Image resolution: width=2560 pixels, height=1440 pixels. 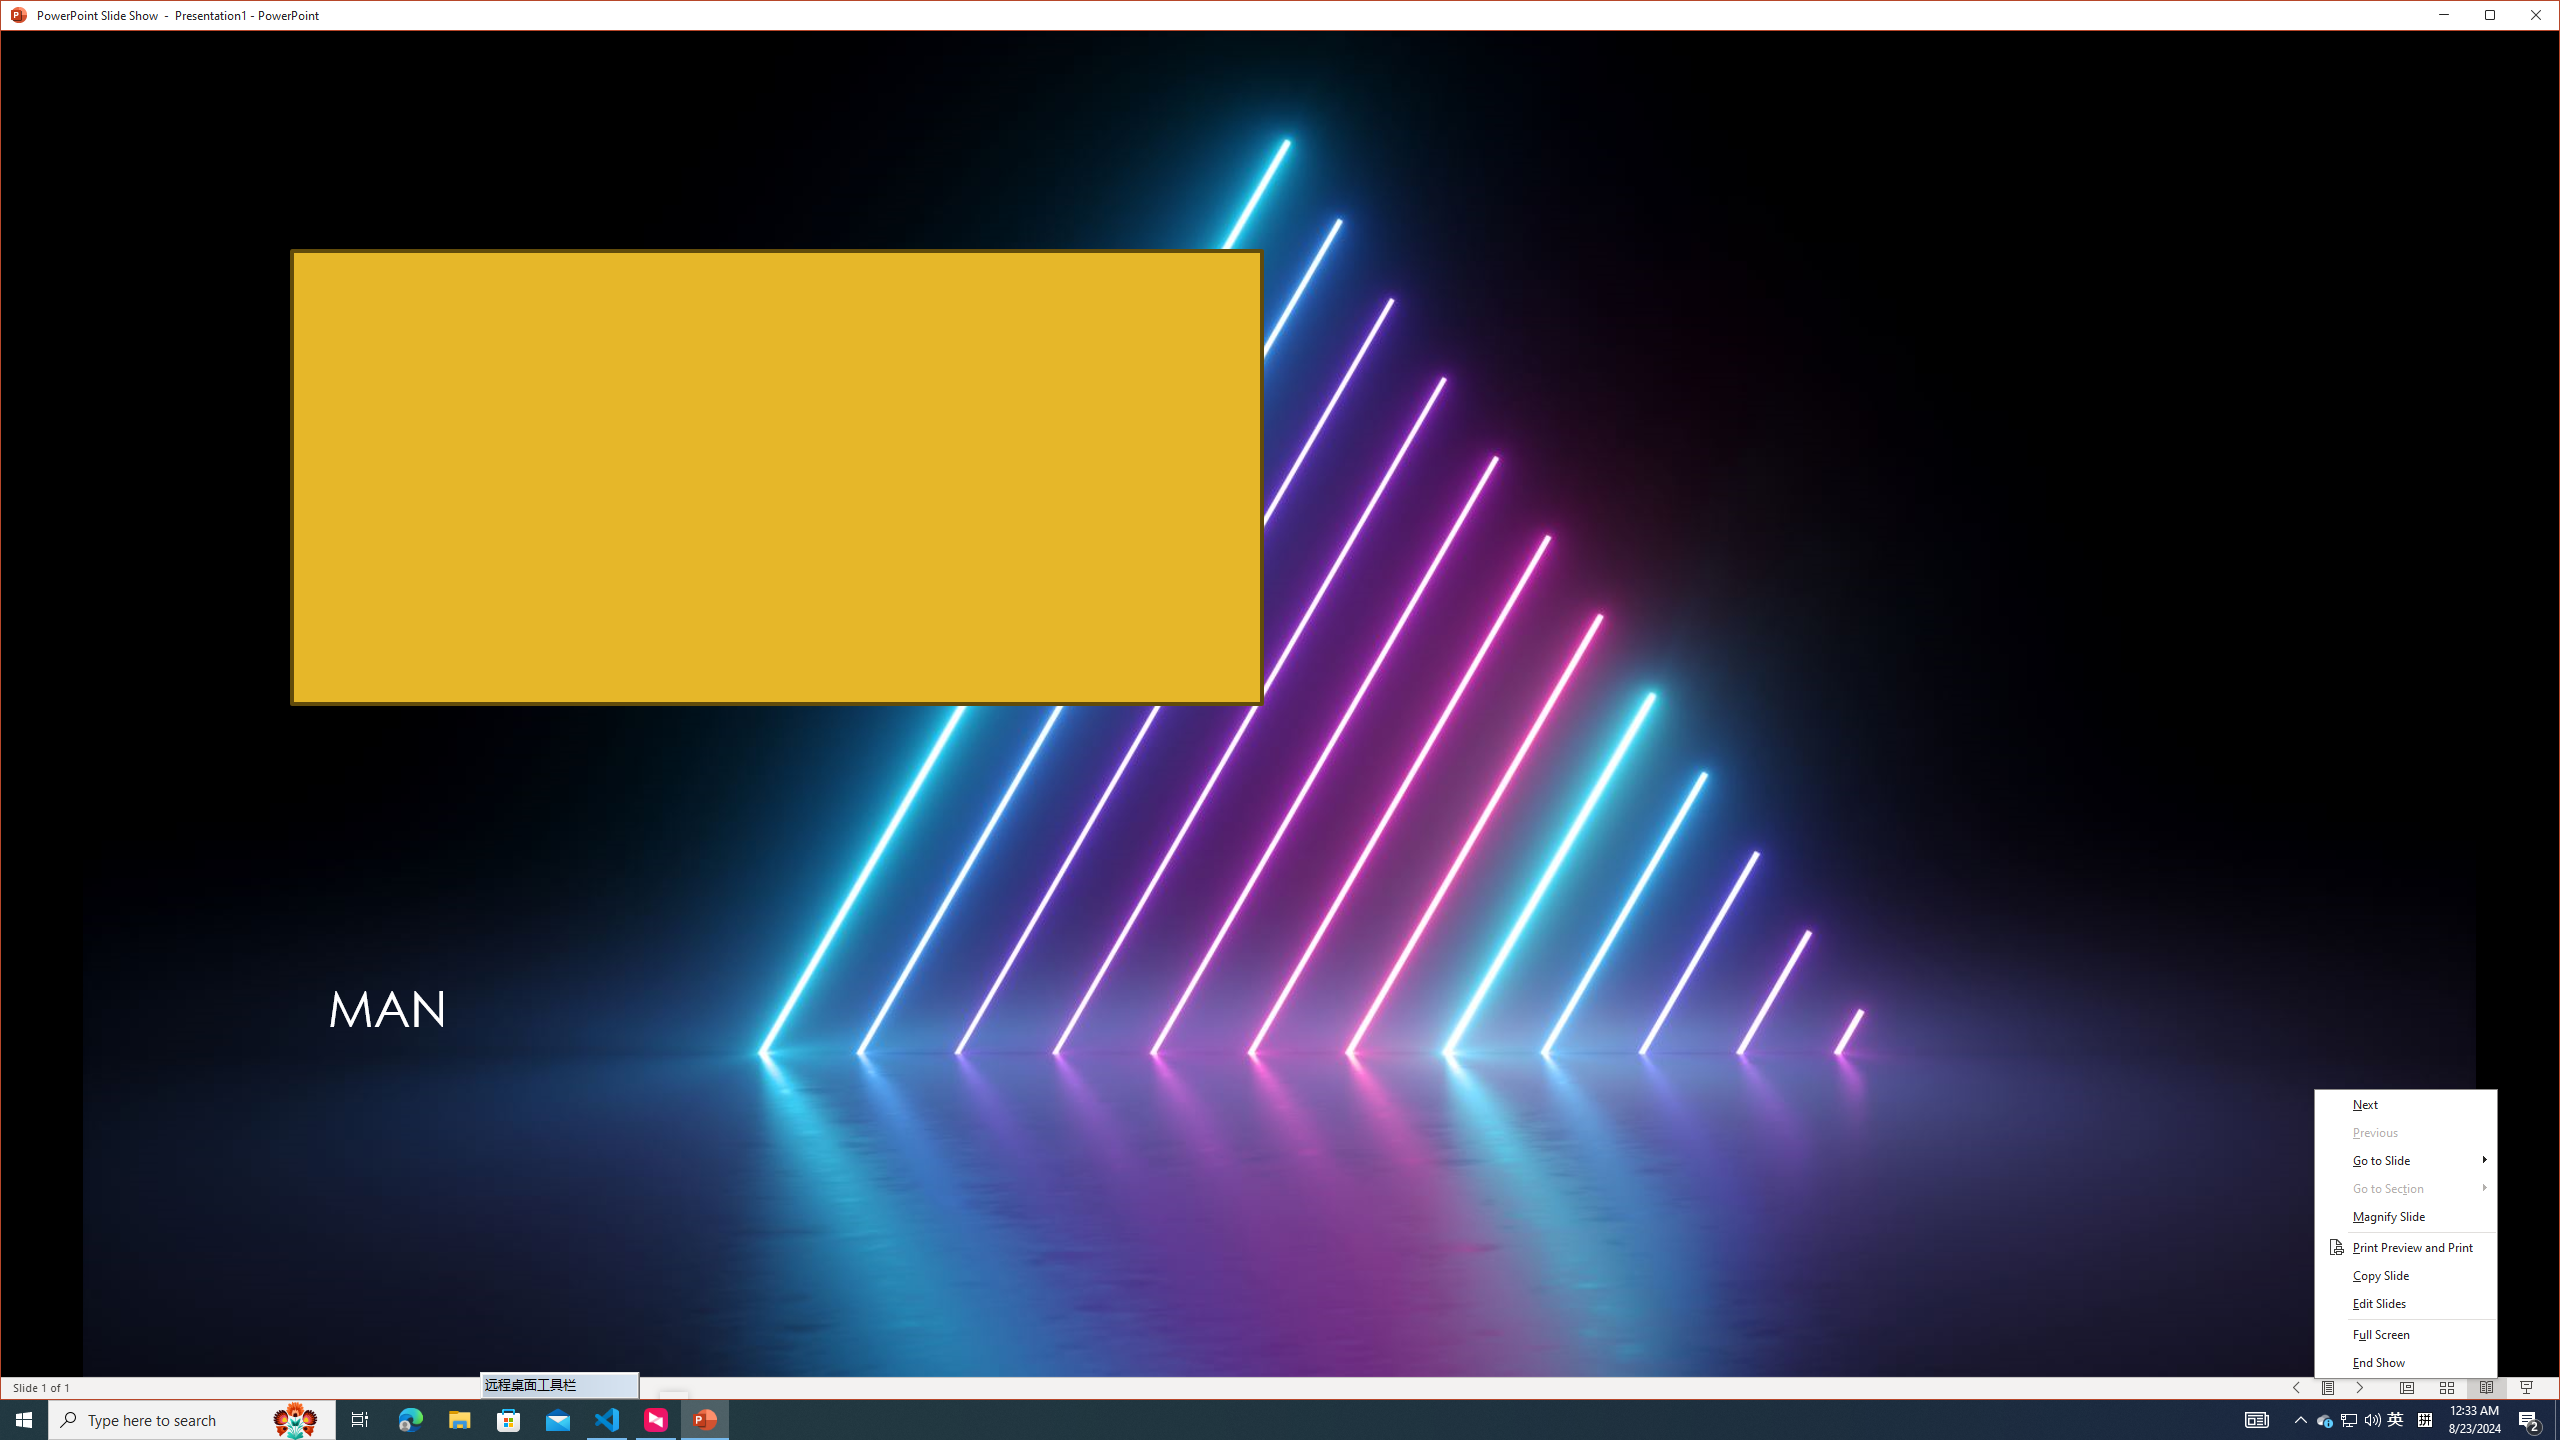 I want to click on 'End Show', so click(x=2405, y=1362).